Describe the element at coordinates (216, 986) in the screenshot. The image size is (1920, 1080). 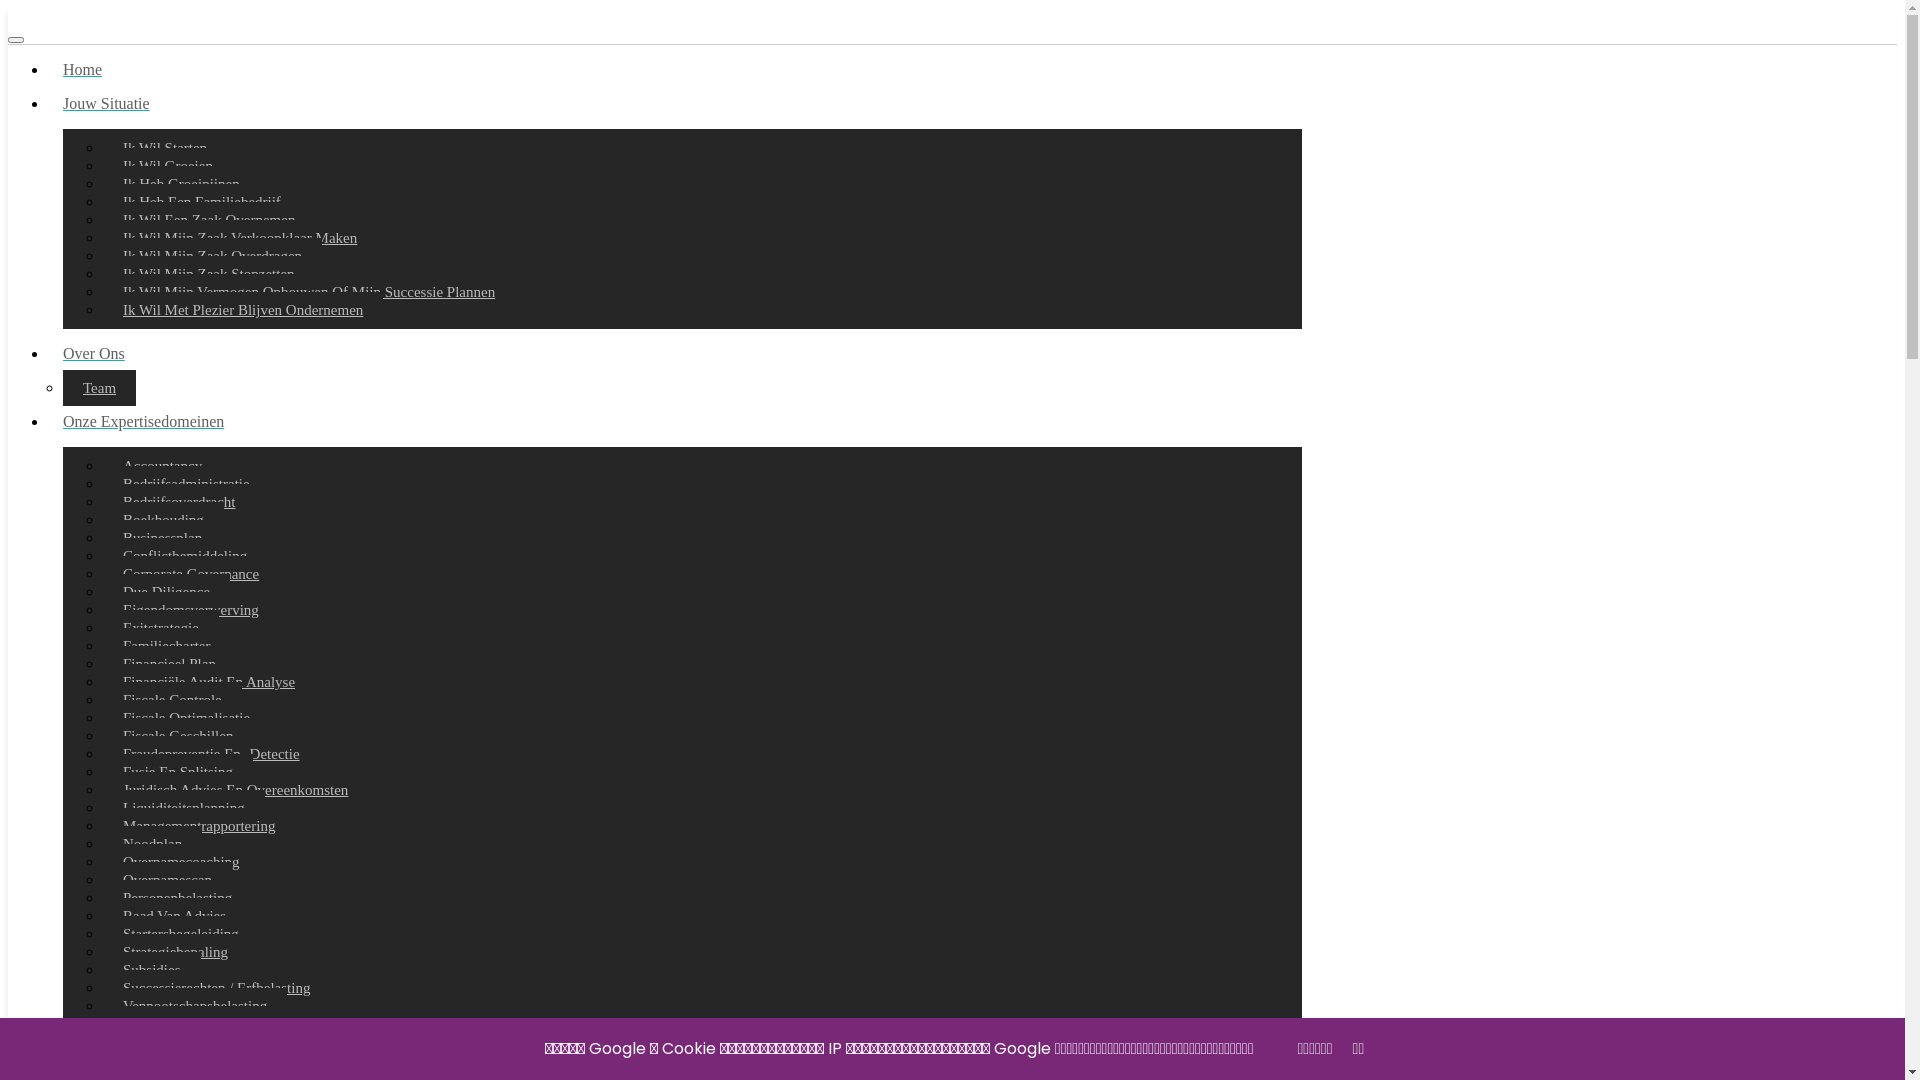
I see `'Successierechten / Erfbelasting'` at that location.